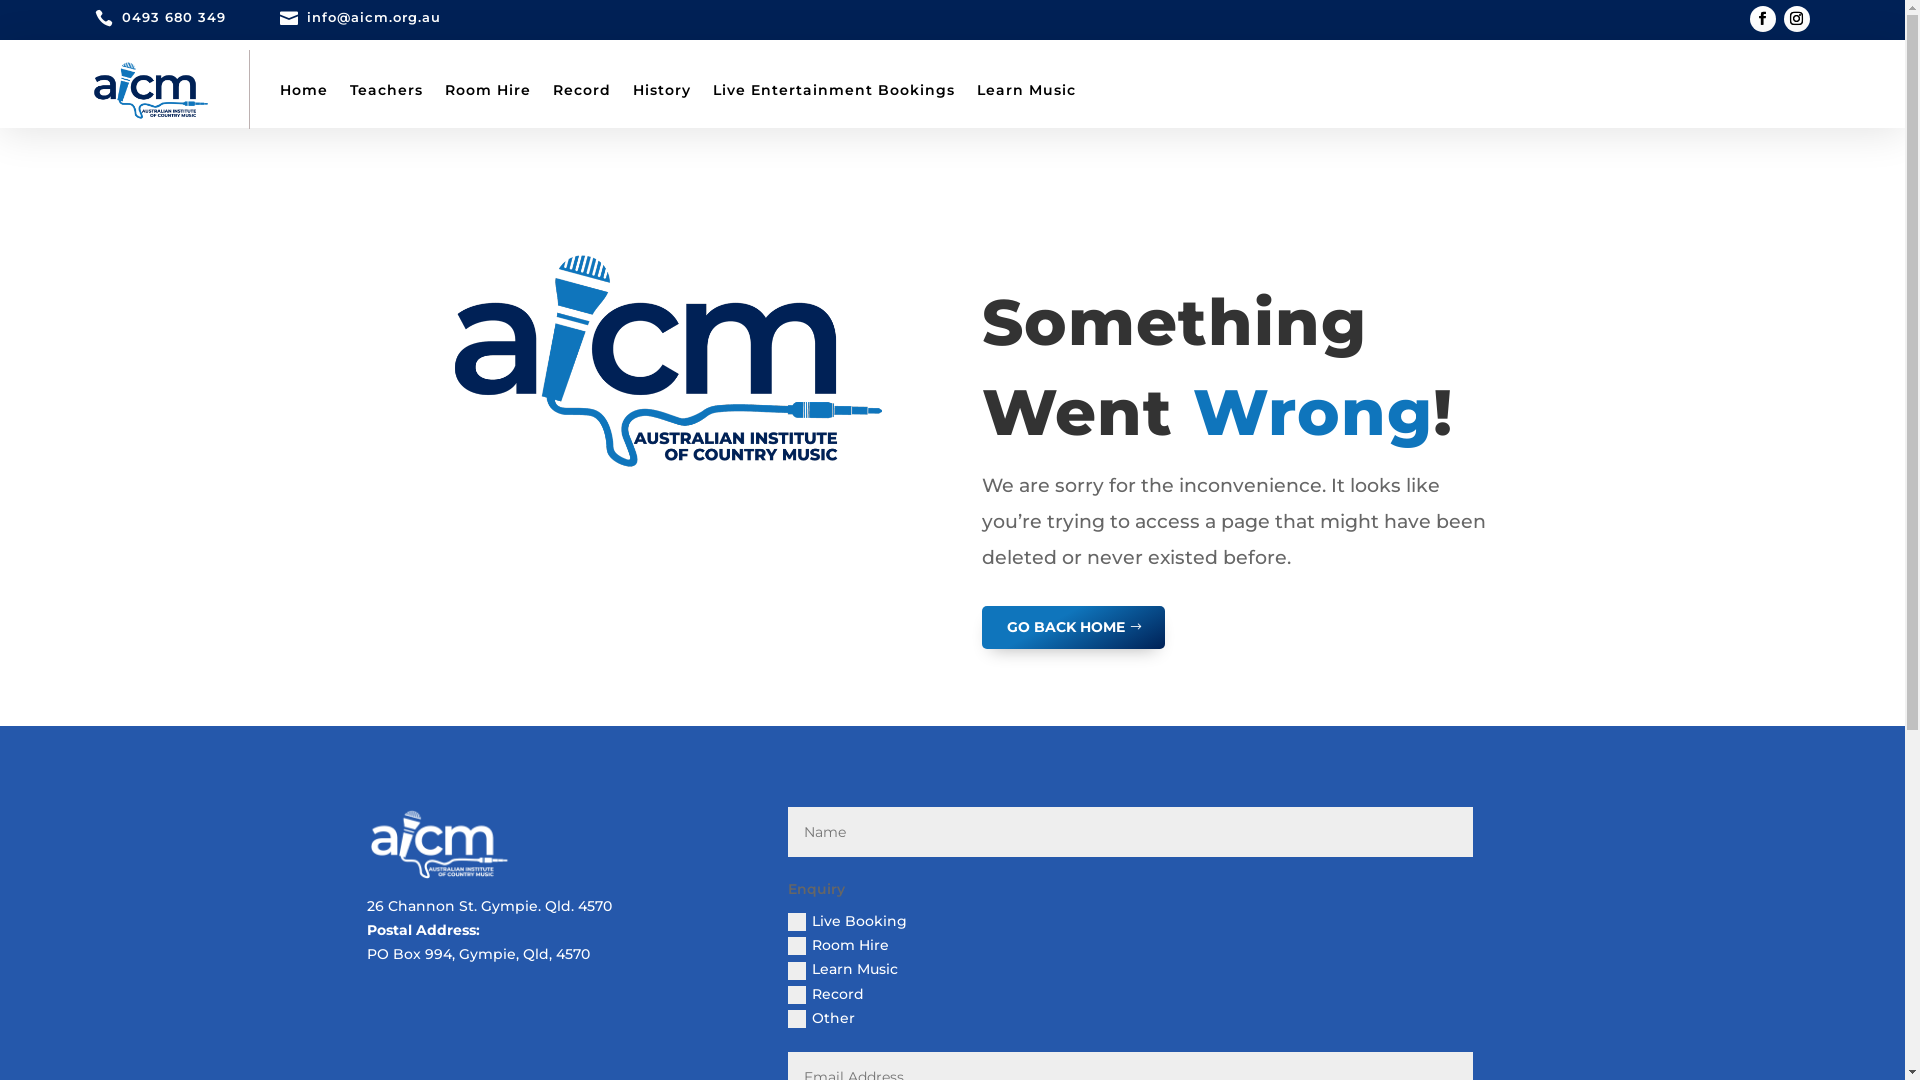 The width and height of the screenshot is (1920, 1080). What do you see at coordinates (661, 88) in the screenshot?
I see `'History'` at bounding box center [661, 88].